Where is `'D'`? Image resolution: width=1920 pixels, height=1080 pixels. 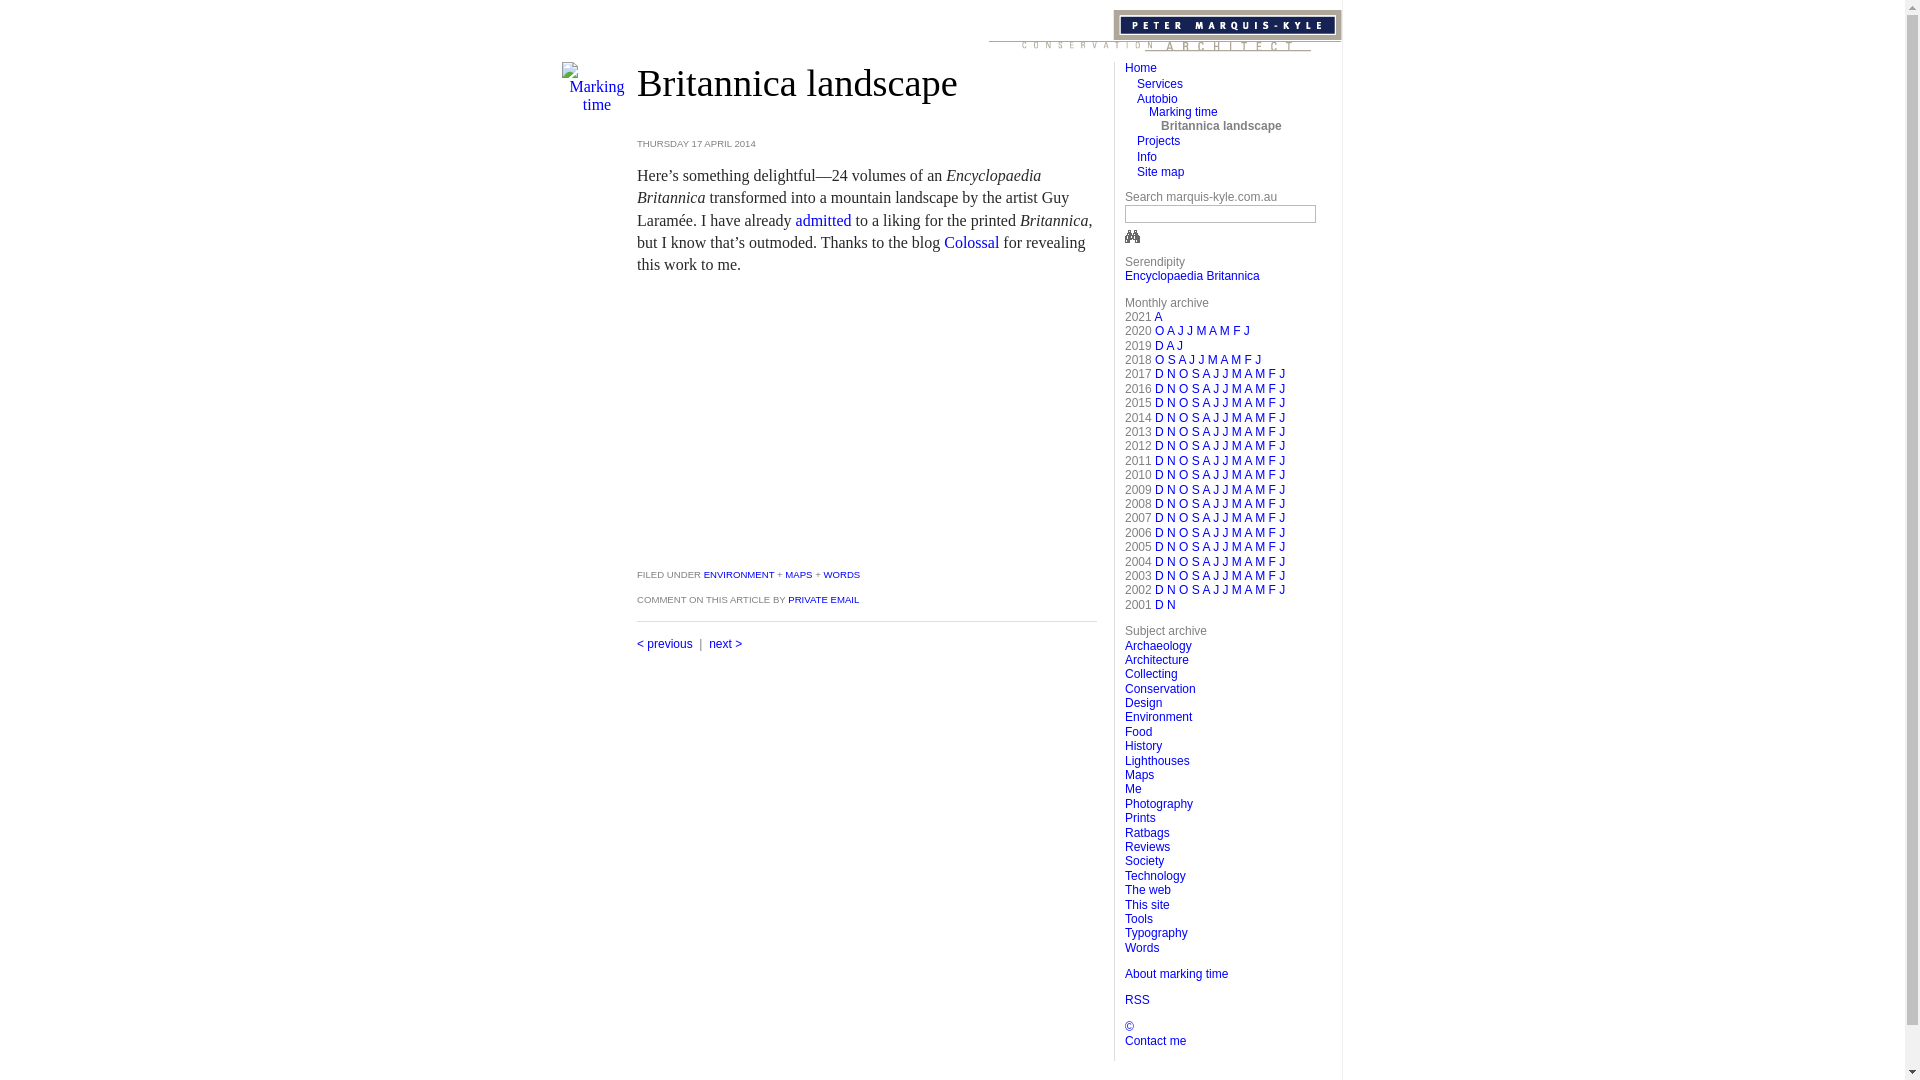 'D' is located at coordinates (1155, 604).